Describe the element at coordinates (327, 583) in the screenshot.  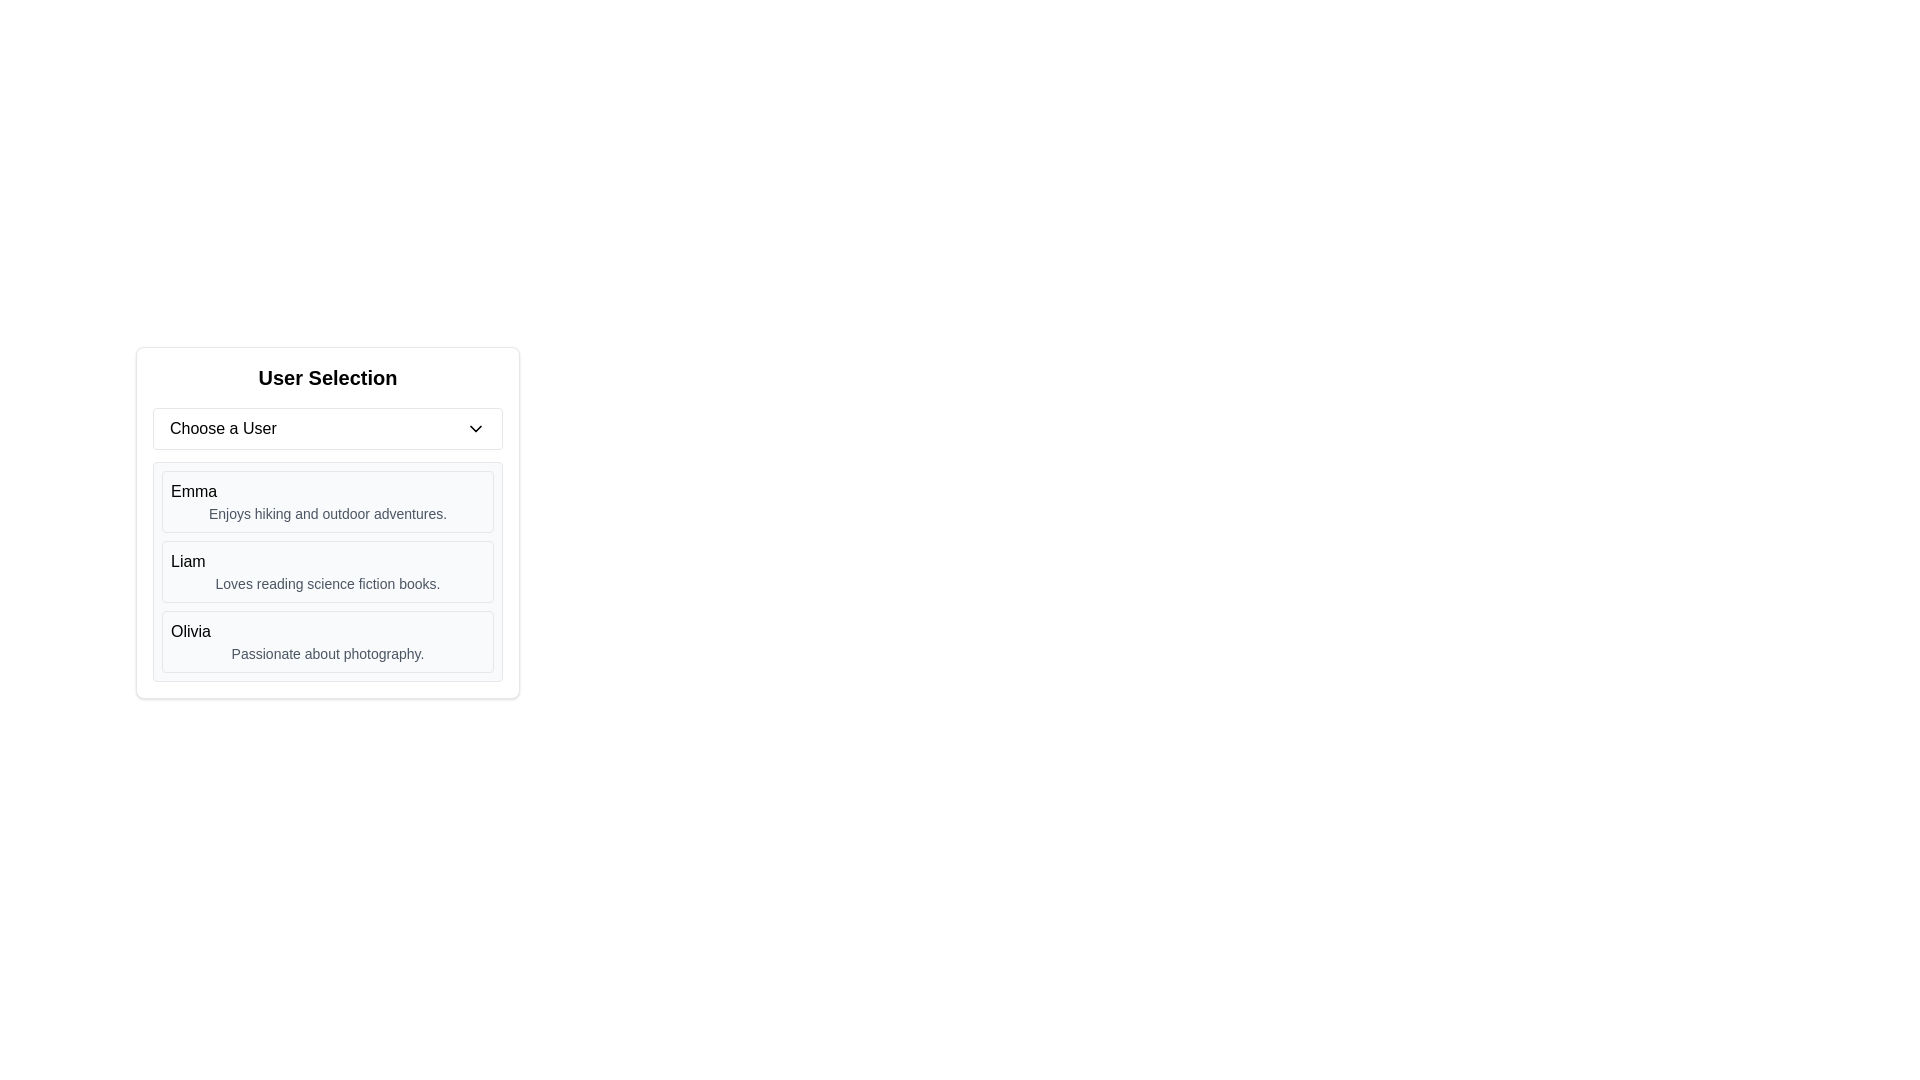
I see `the static text label that reads 'Loves reading science fiction books.' located directly below the user's name within the 'Liam' user entry` at that location.